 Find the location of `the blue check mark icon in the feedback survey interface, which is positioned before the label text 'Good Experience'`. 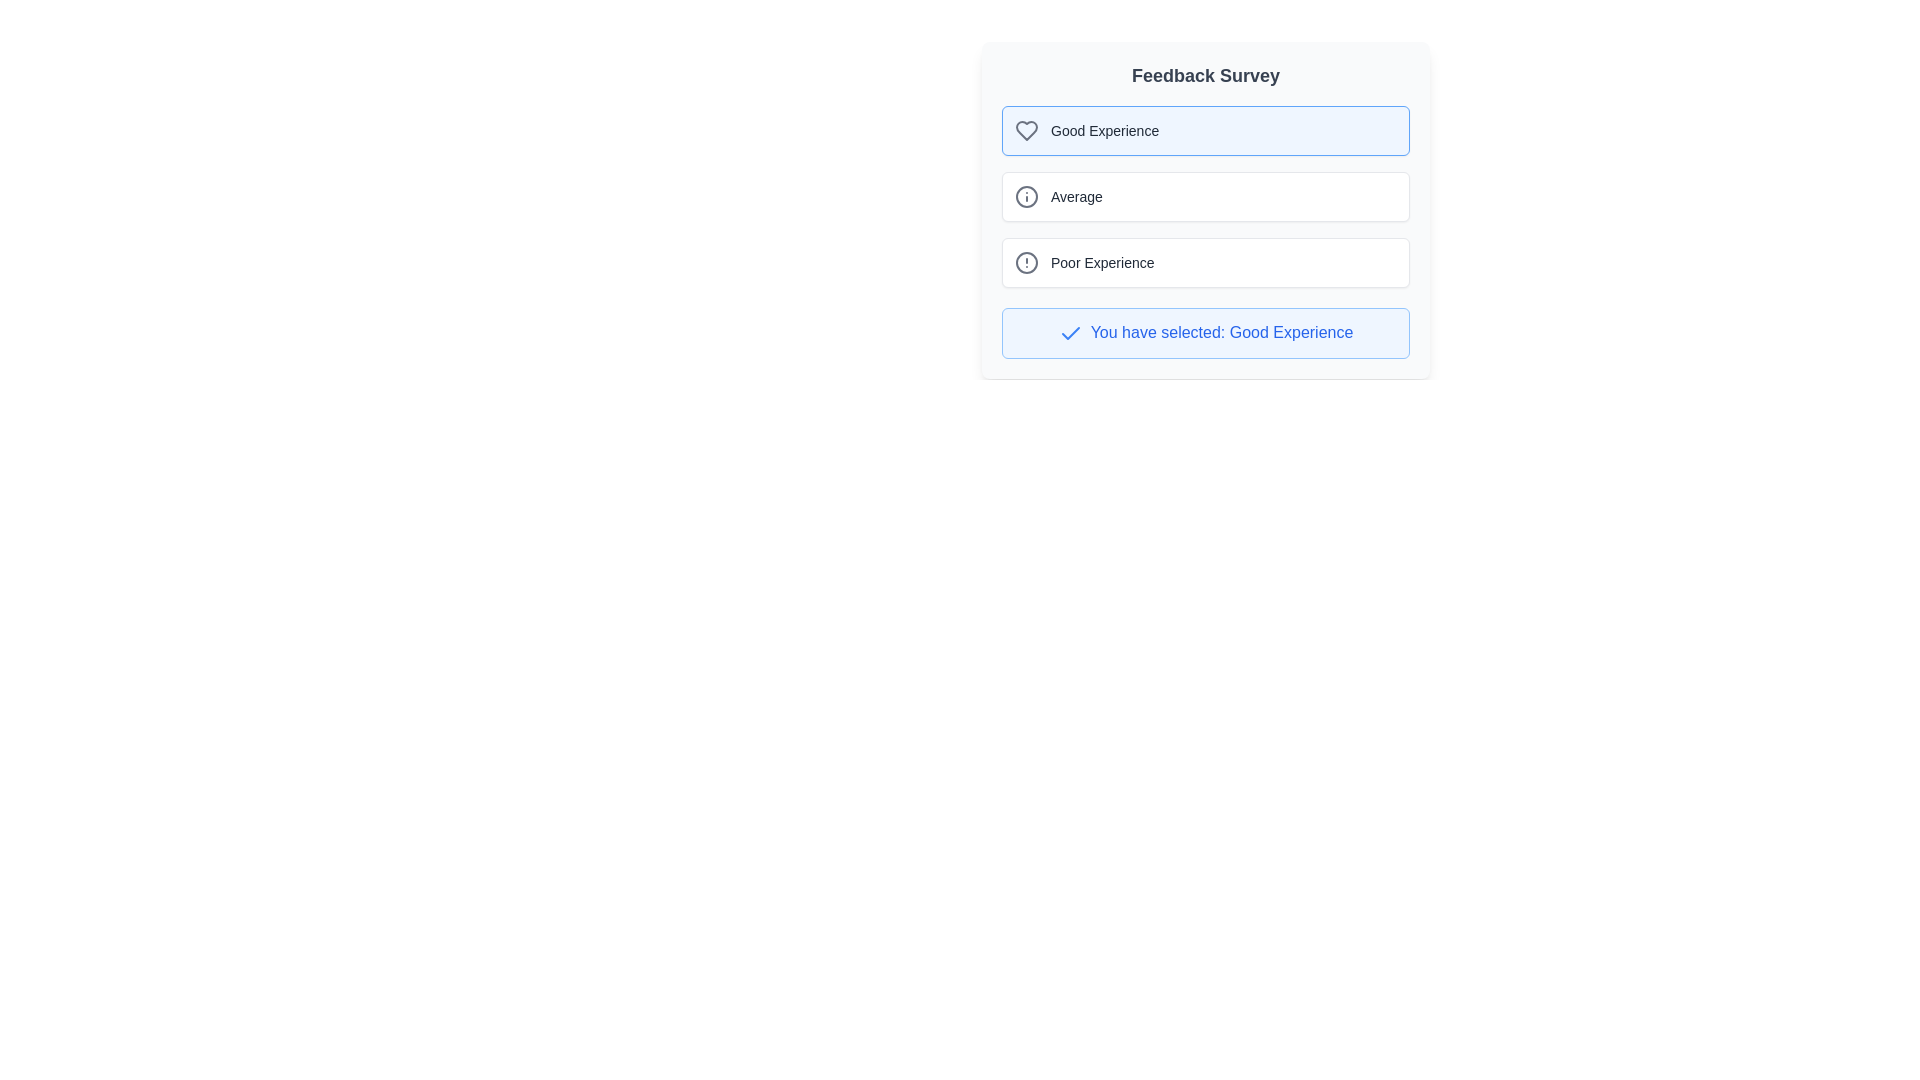

the blue check mark icon in the feedback survey interface, which is positioned before the label text 'Good Experience' is located at coordinates (1069, 332).